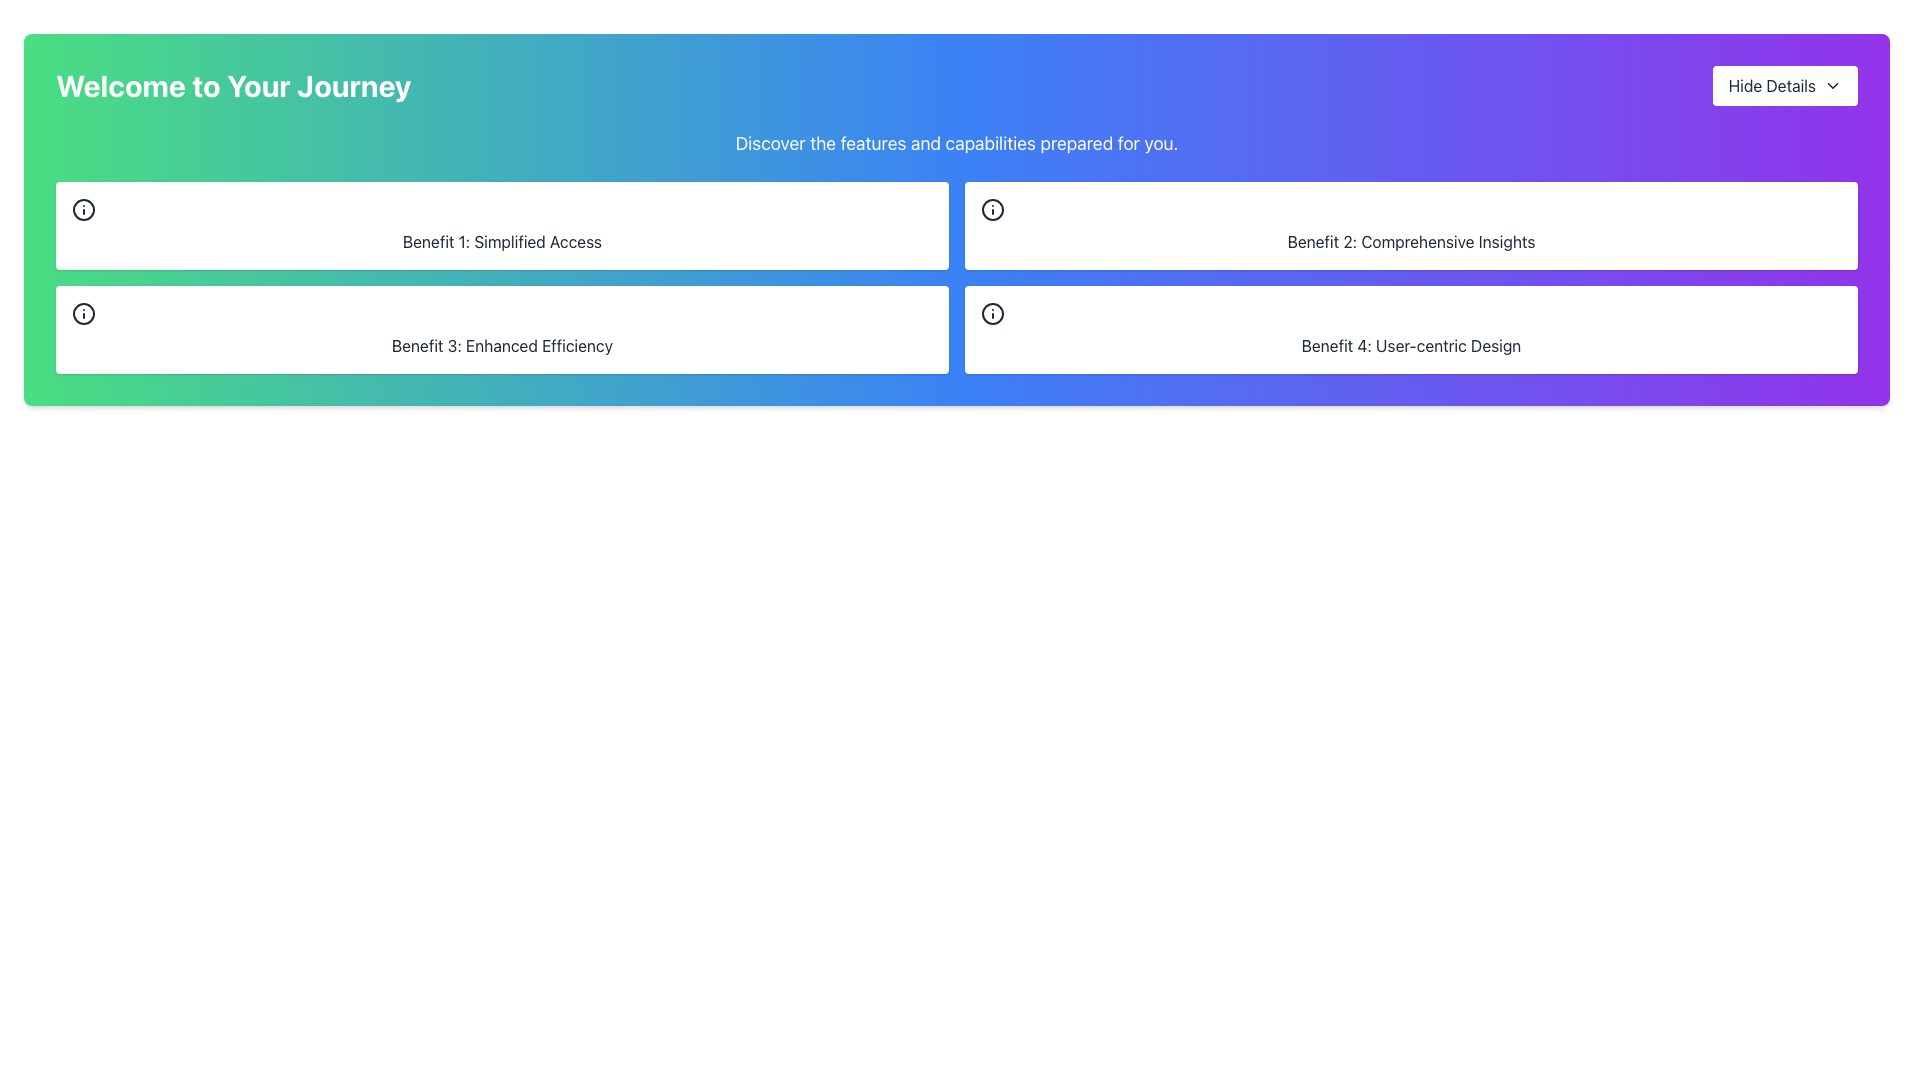 The height and width of the screenshot is (1080, 1920). Describe the element at coordinates (502, 225) in the screenshot. I see `the Informational Card element that displays 'Benefit 1: Simplified Access', which is styled with a white background and gray text, located in the upper-left quadrant of the grid layout` at that location.